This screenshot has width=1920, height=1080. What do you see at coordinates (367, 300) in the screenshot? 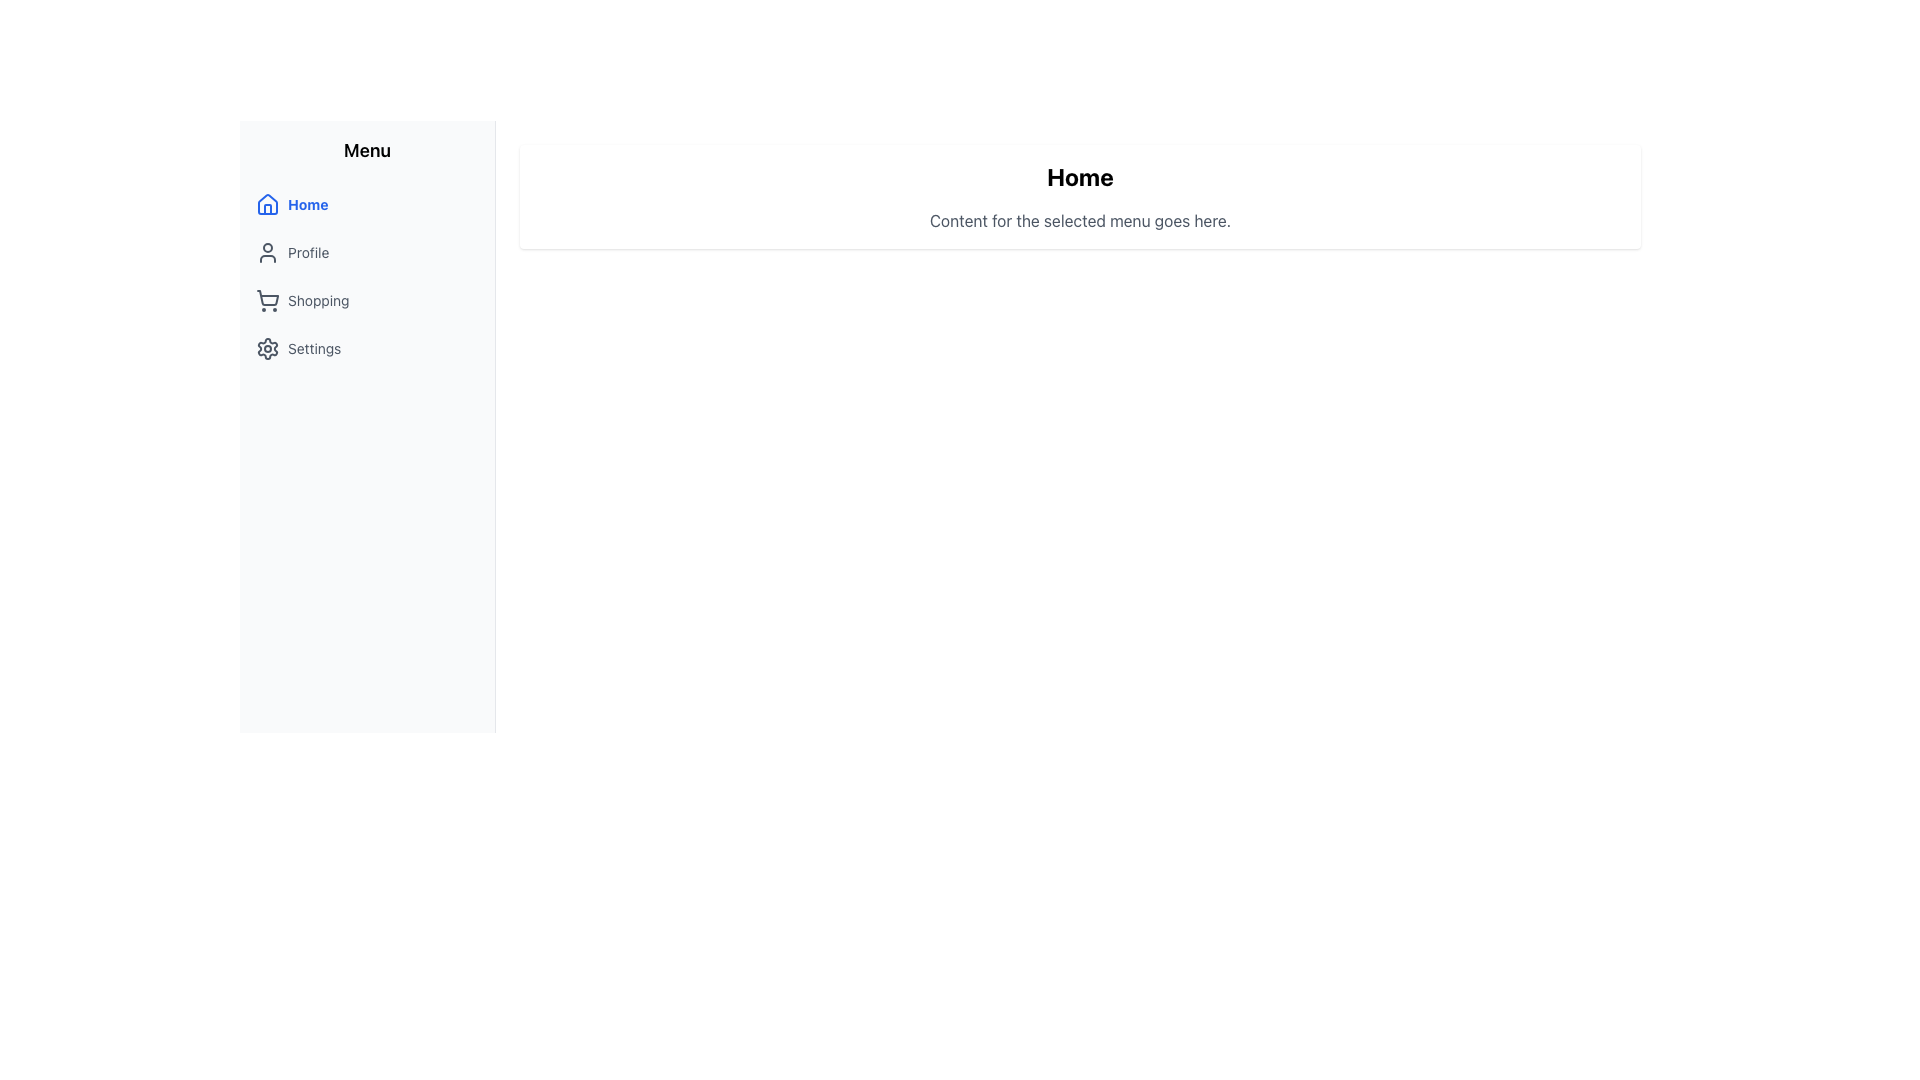
I see `the 'Shopping' button in the vertical navigation menu, which is styled in gray and located between the 'Profile' and 'Settings' menu items` at bounding box center [367, 300].